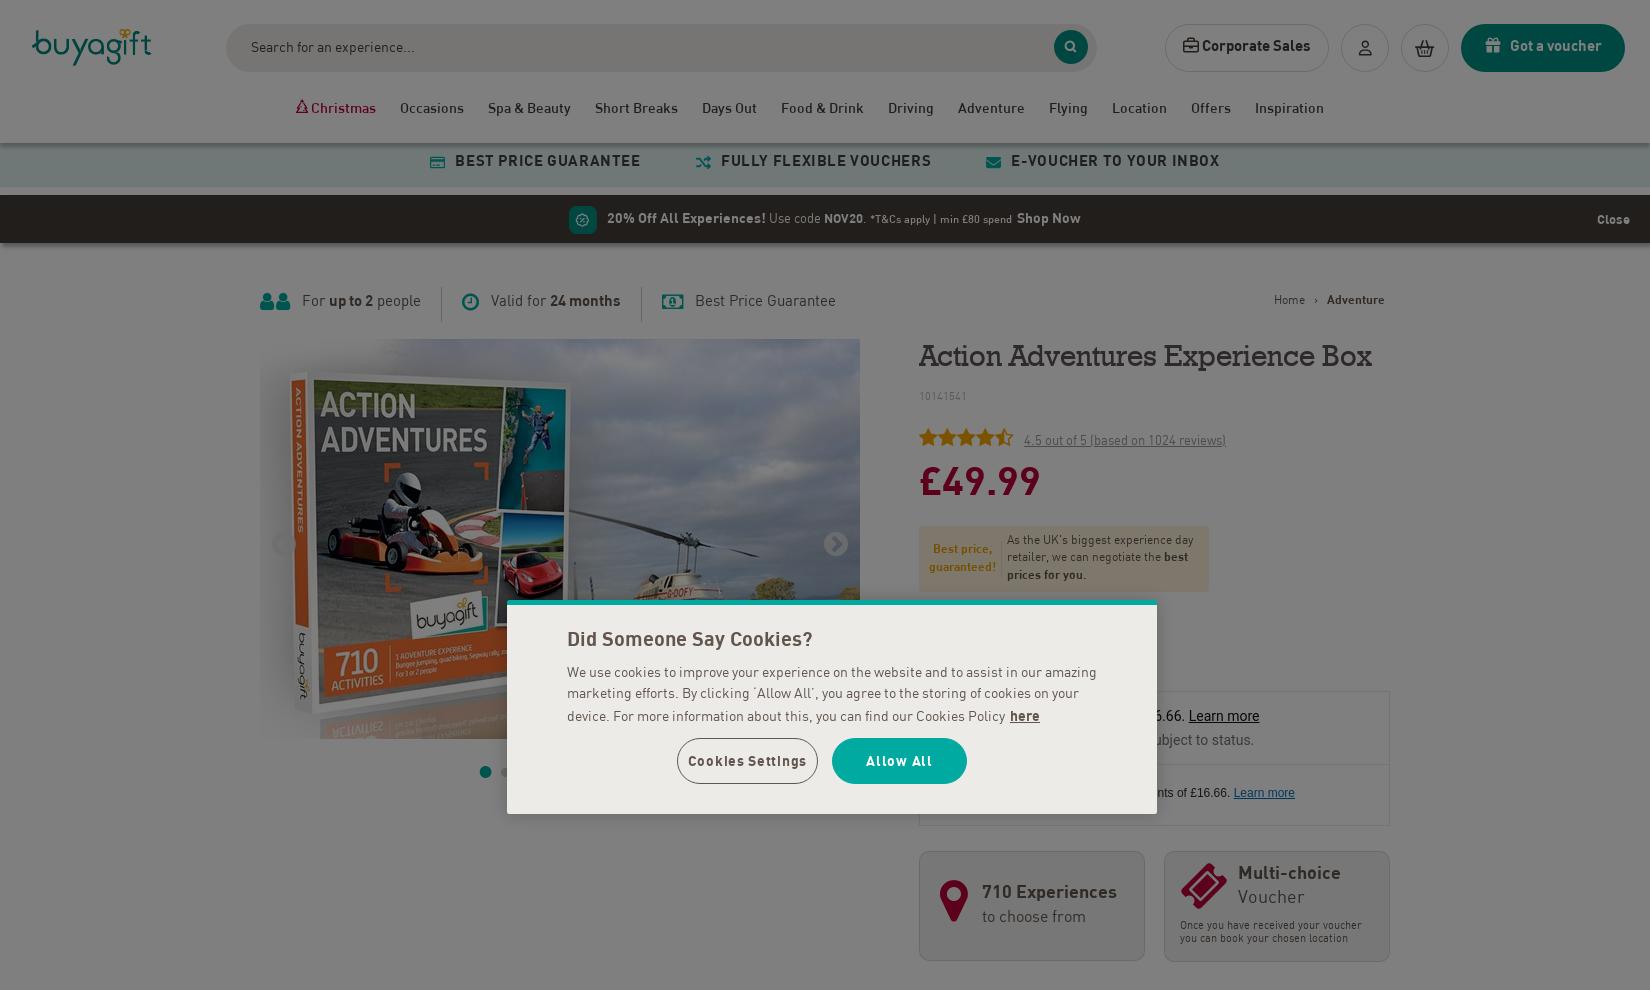 This screenshot has height=990, width=1650. Describe the element at coordinates (843, 212) in the screenshot. I see `'NOV20'` at that location.